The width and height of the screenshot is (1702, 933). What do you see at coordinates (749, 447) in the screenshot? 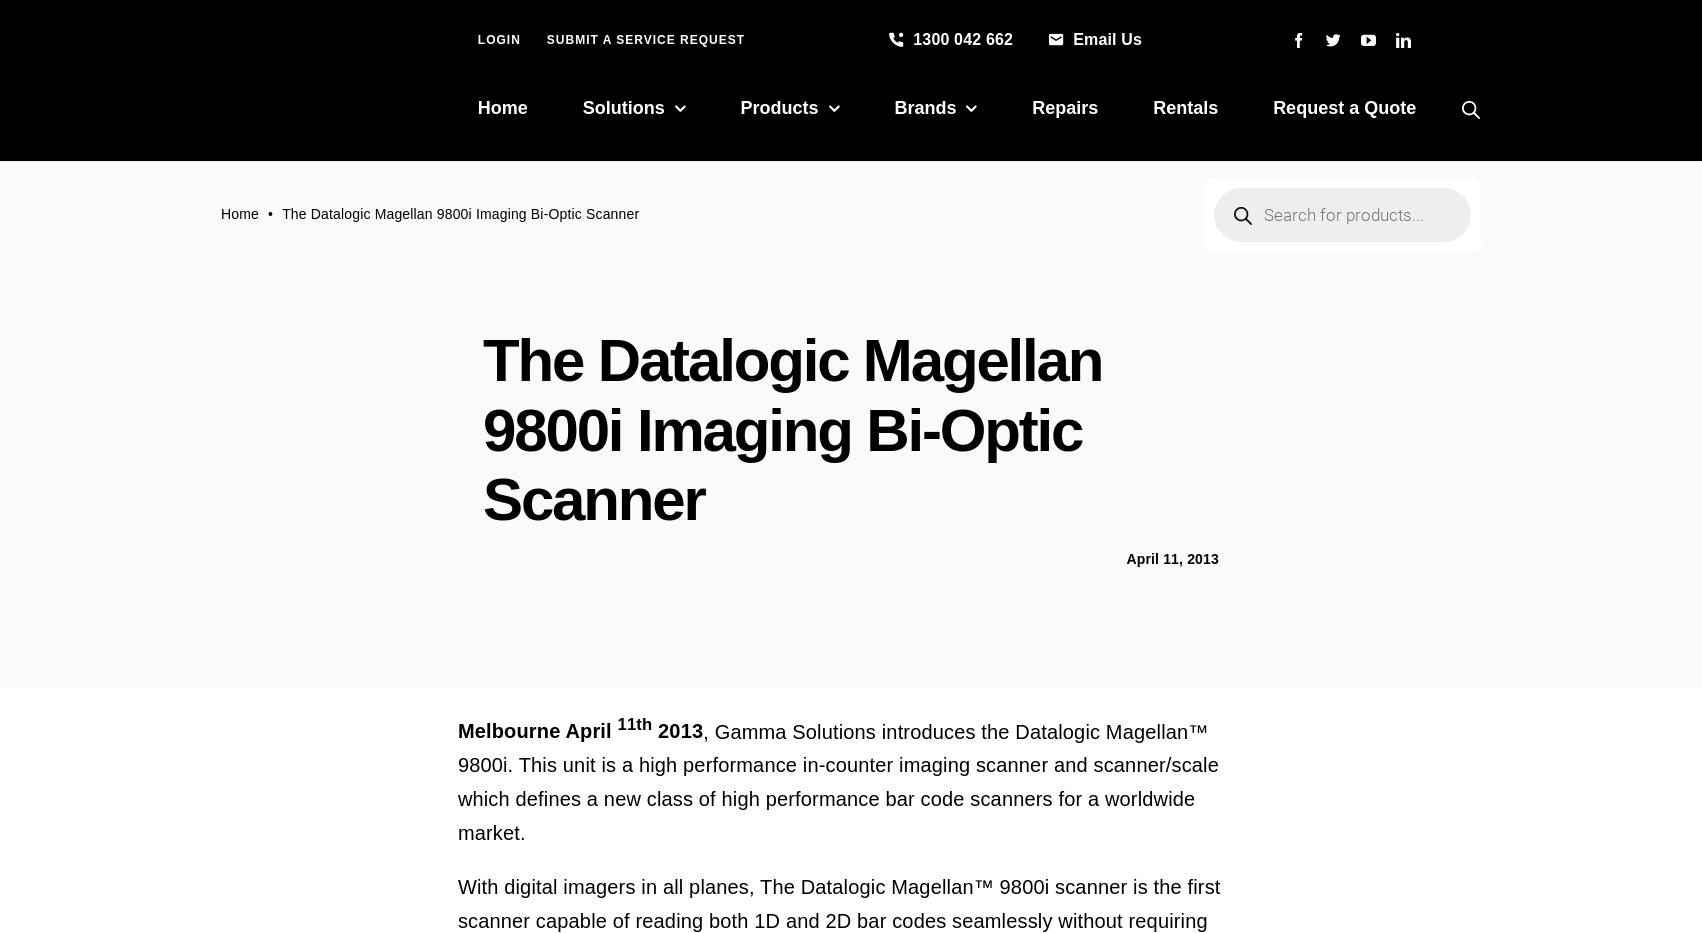
I see `'Software'` at bounding box center [749, 447].